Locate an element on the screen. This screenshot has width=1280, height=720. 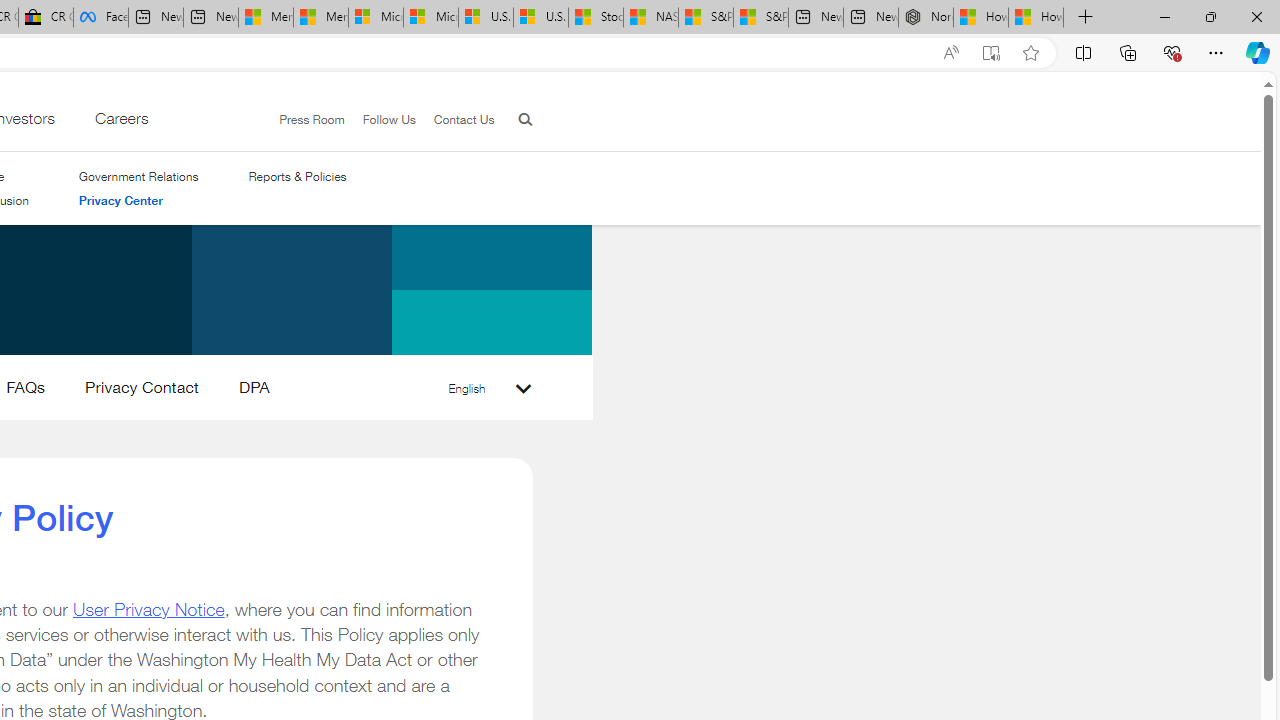
'Press Room' is located at coordinates (311, 119).